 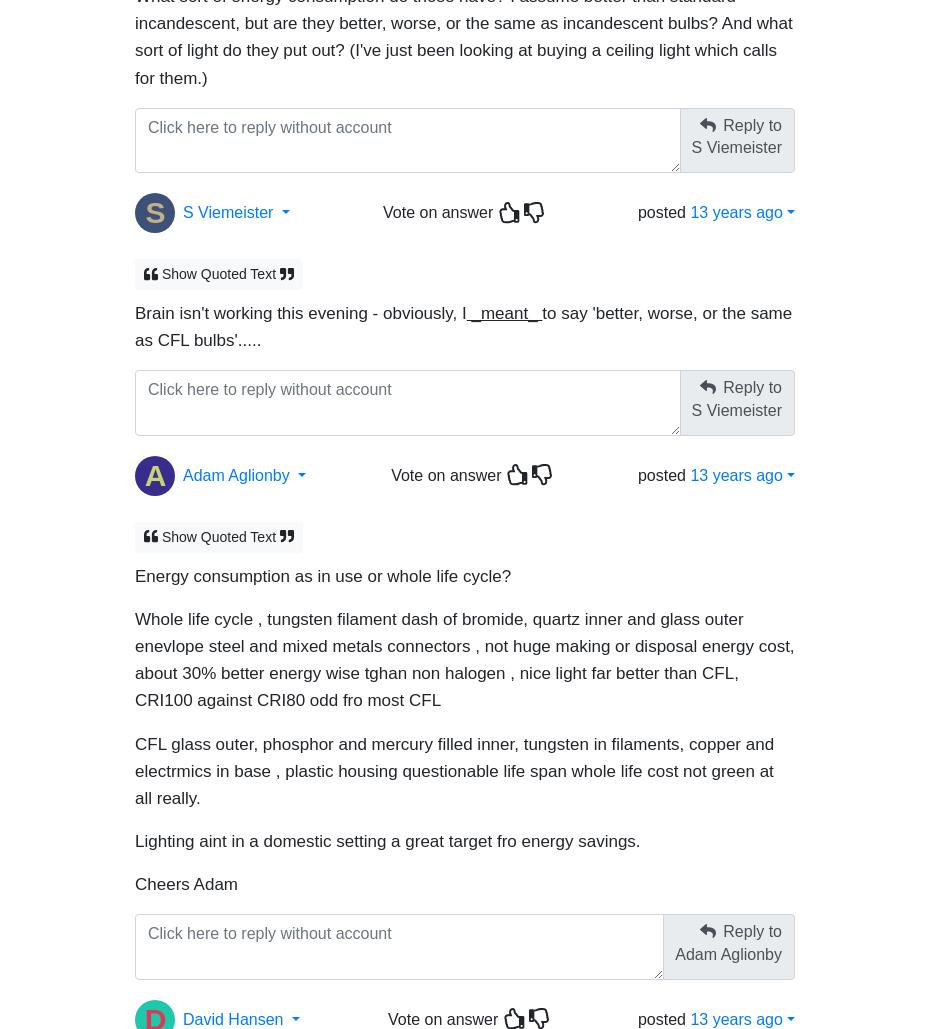 I want to click on 'CFL  glass outer, phosphor and mercury filled inner, tungsten in filaments, copper and electrmics in base , plastic housing questionable life span whole life cost not green at all really.', so click(x=134, y=761).